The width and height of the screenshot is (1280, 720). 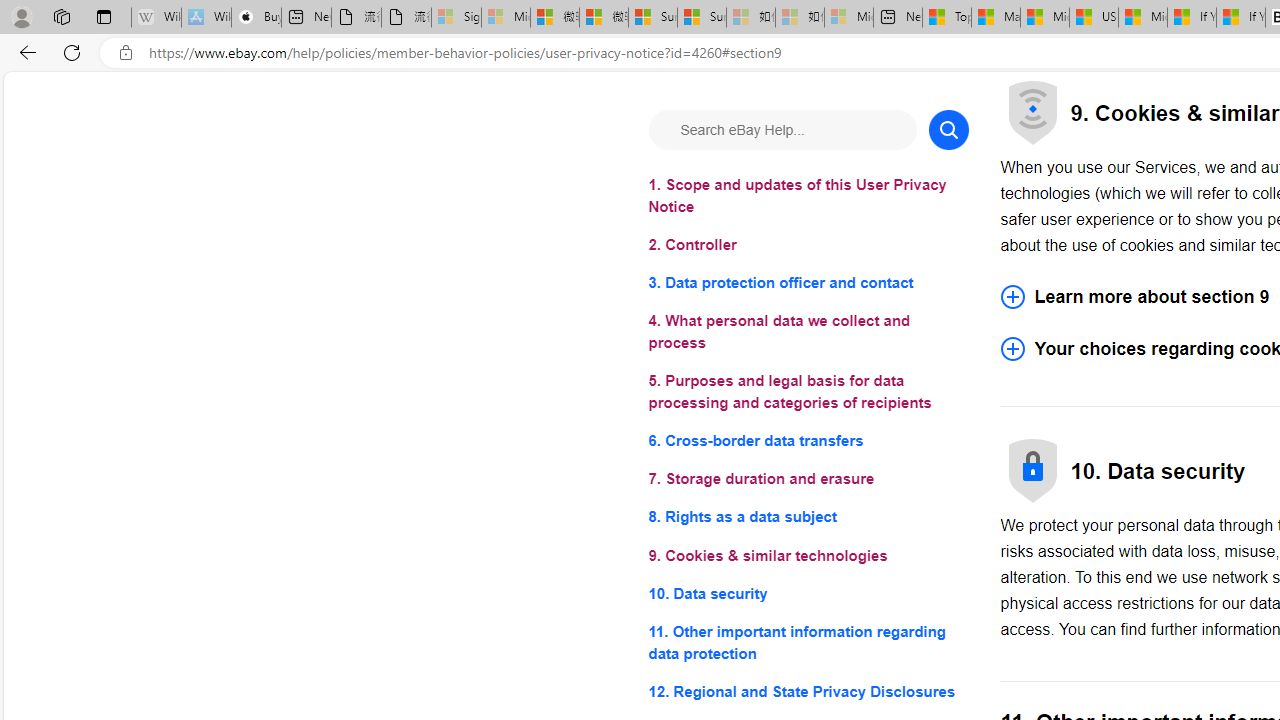 What do you see at coordinates (808, 331) in the screenshot?
I see `'4. What personal data we collect and process'` at bounding box center [808, 331].